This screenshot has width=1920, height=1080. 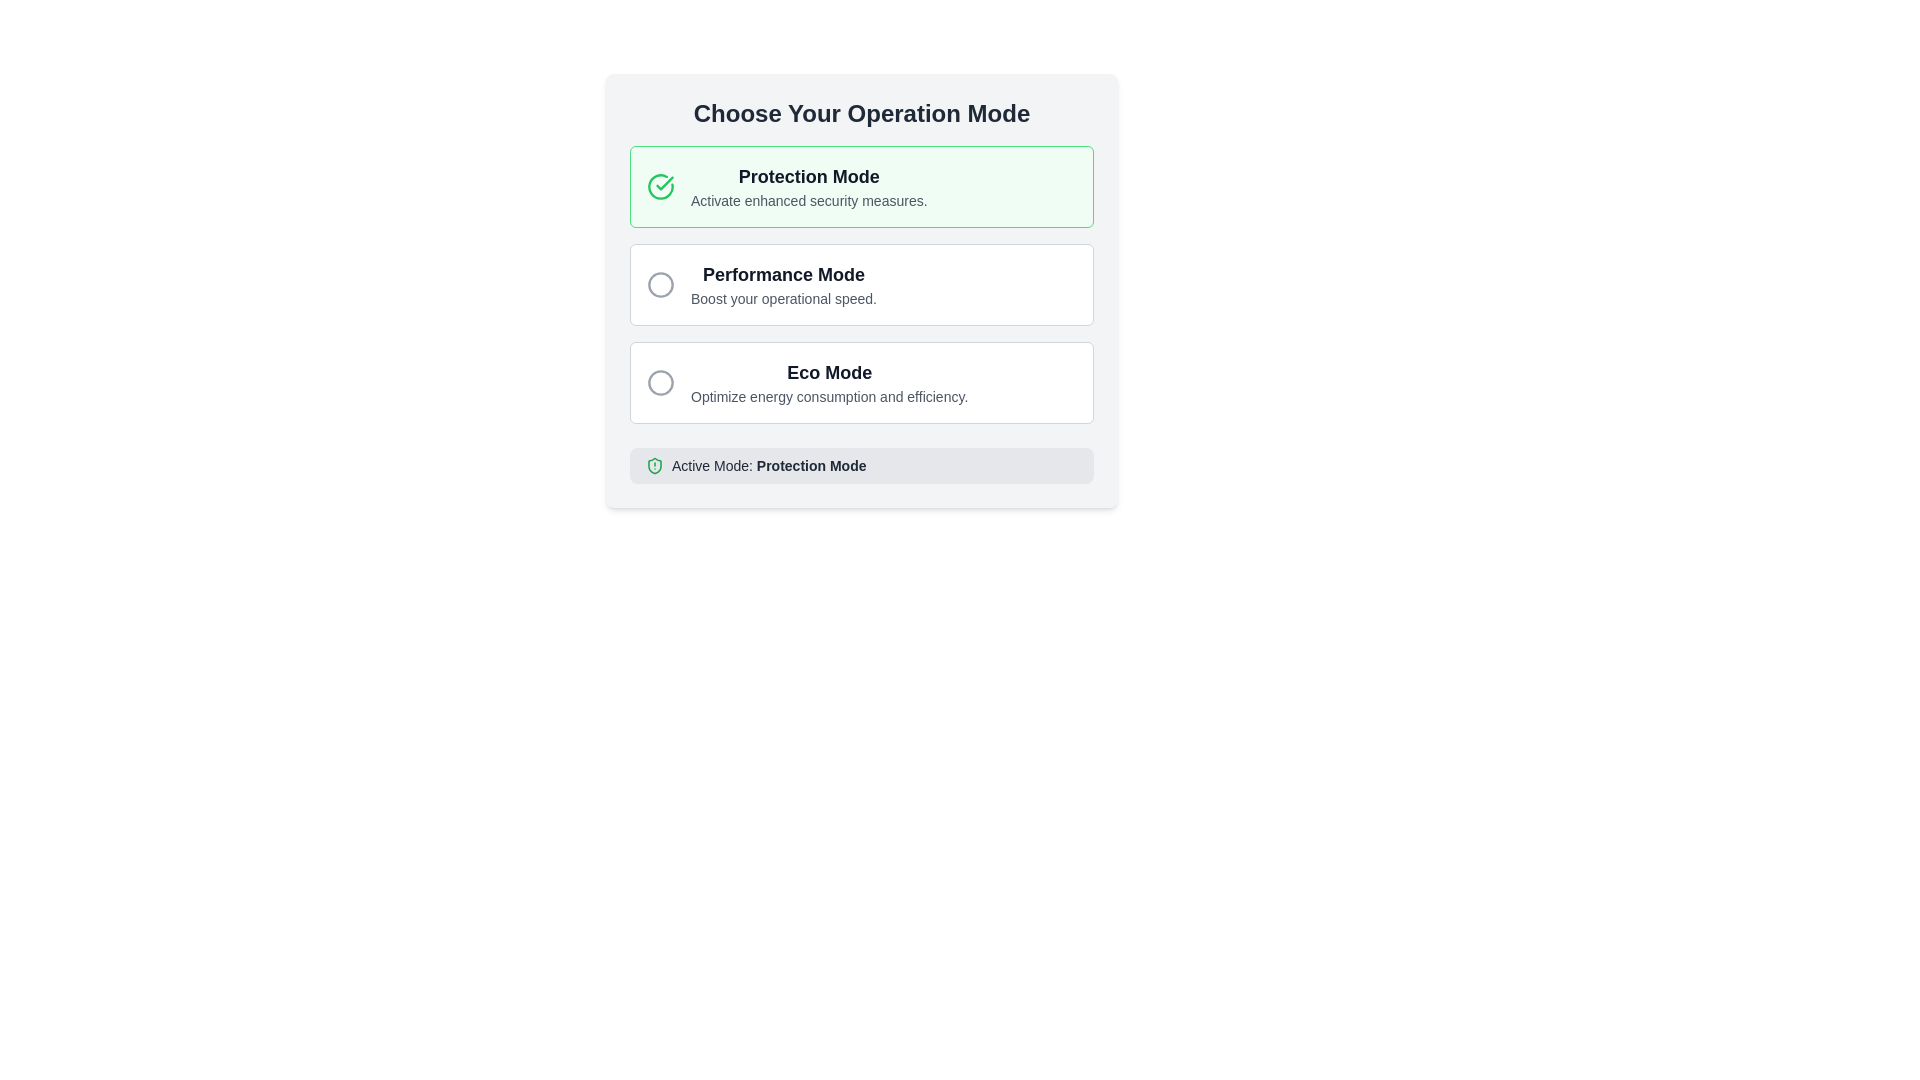 I want to click on the bold text label that indicates the currently active operation mode, which reads 'Active Mode: Protection Mode', located in the footer area of the interface, so click(x=811, y=466).